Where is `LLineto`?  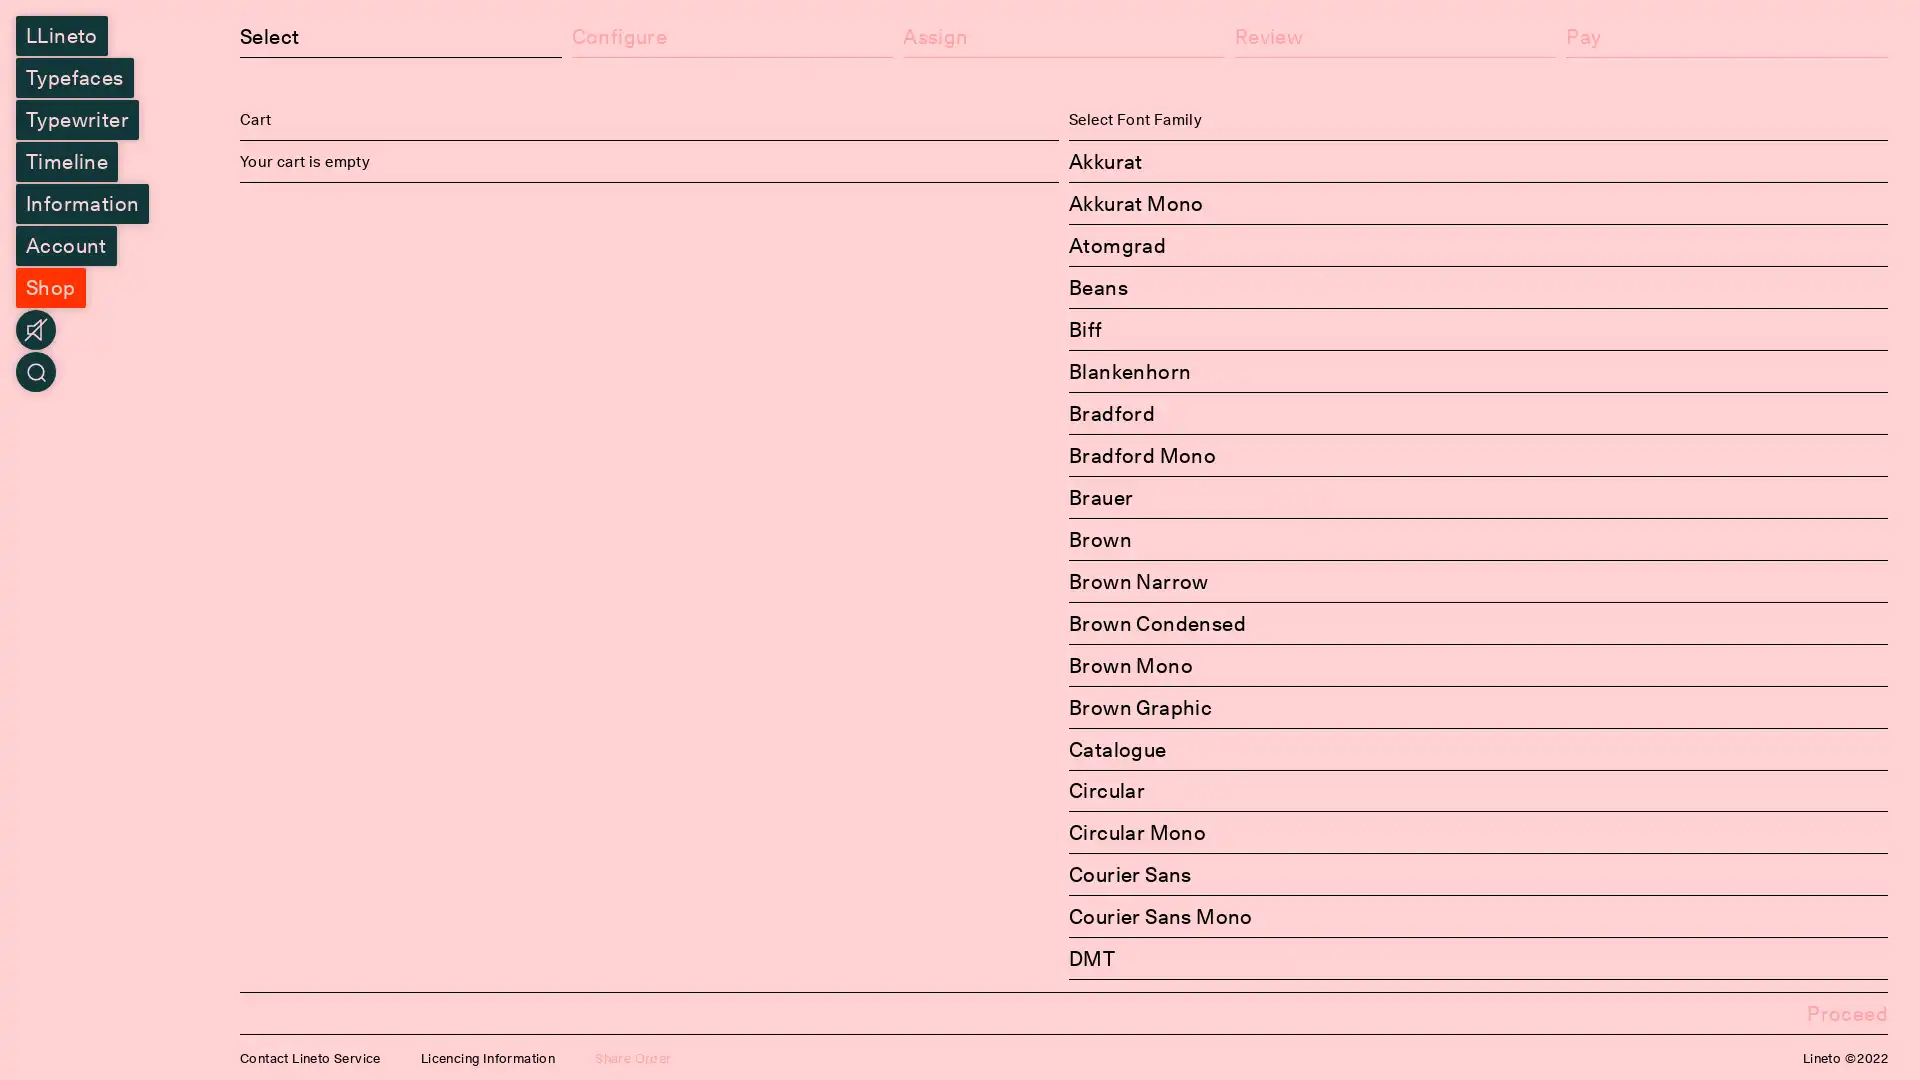
LLineto is located at coordinates (61, 35).